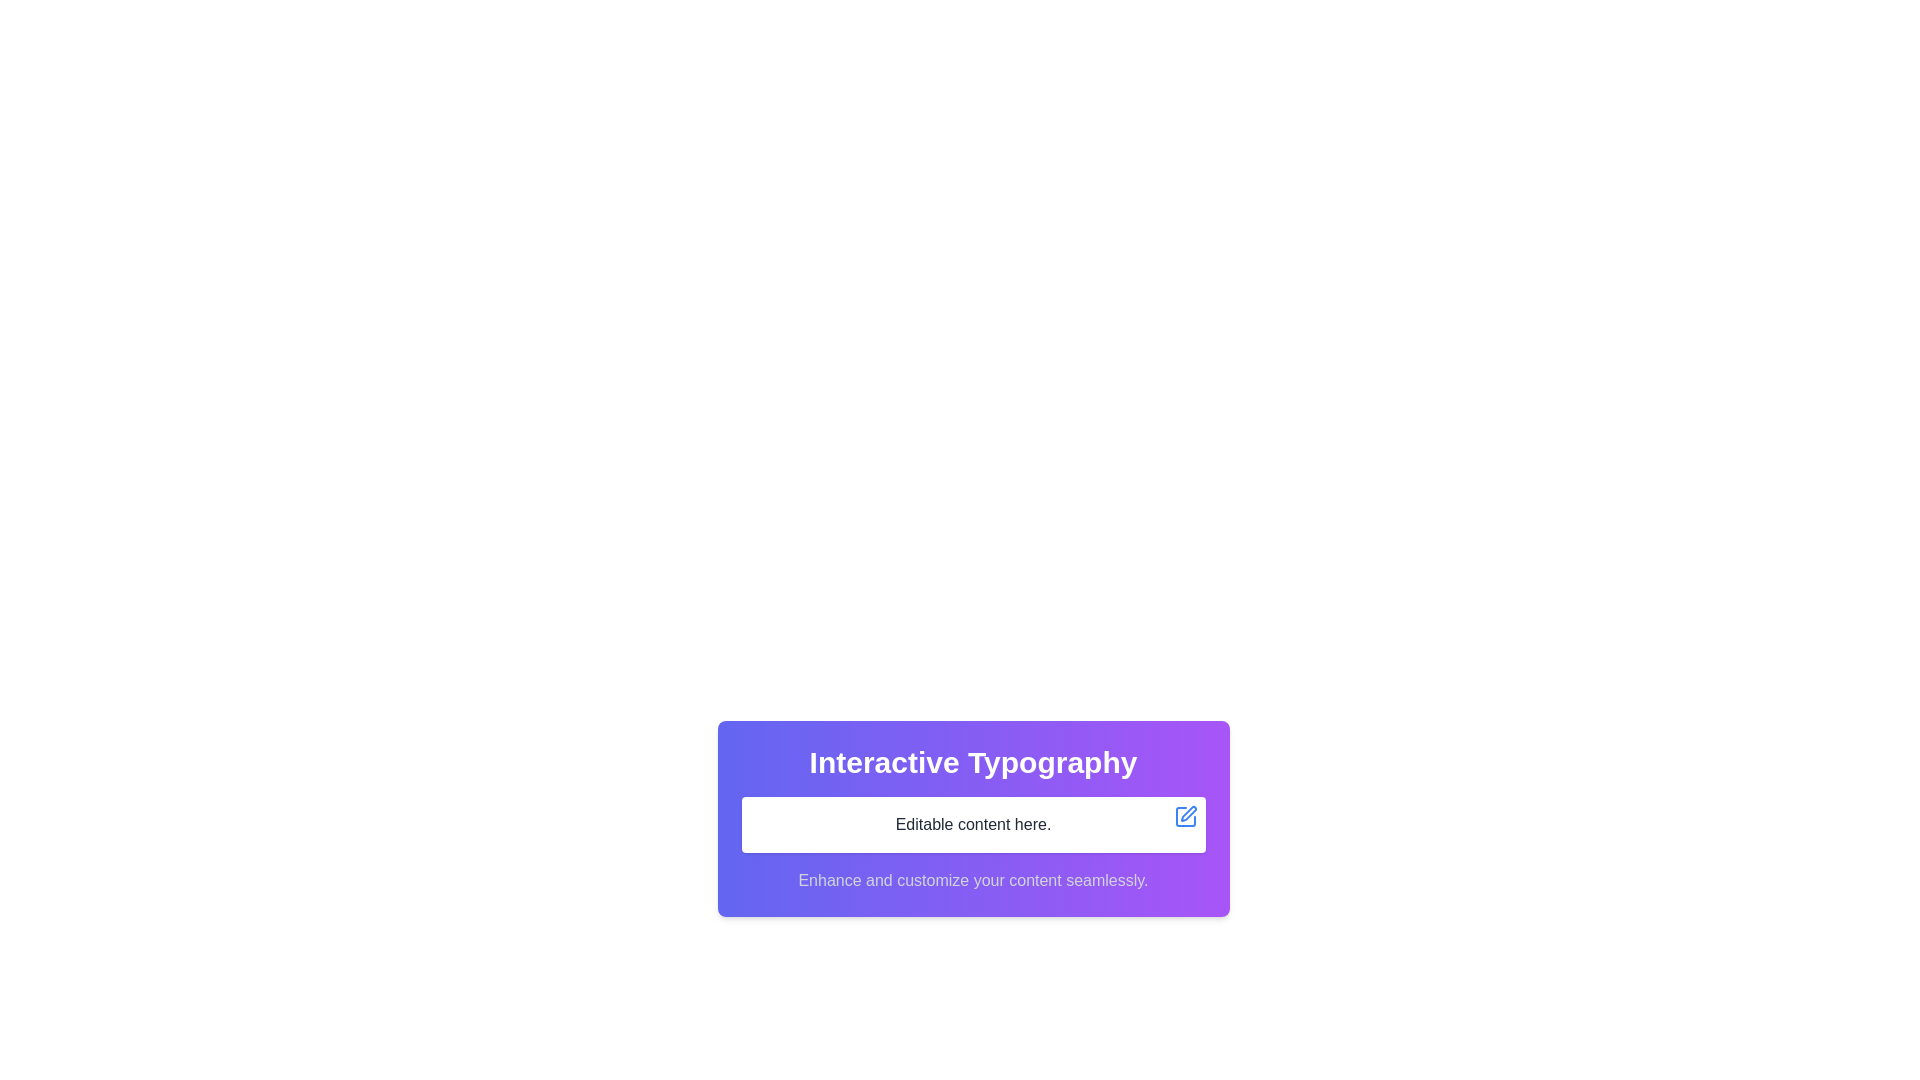 Image resolution: width=1920 pixels, height=1080 pixels. What do you see at coordinates (1185, 817) in the screenshot?
I see `the edit button located at the top-right corner of the white rectangular box containing the text 'Editable content here.' This button initiates editing or customization of the associated content when clicked` at bounding box center [1185, 817].